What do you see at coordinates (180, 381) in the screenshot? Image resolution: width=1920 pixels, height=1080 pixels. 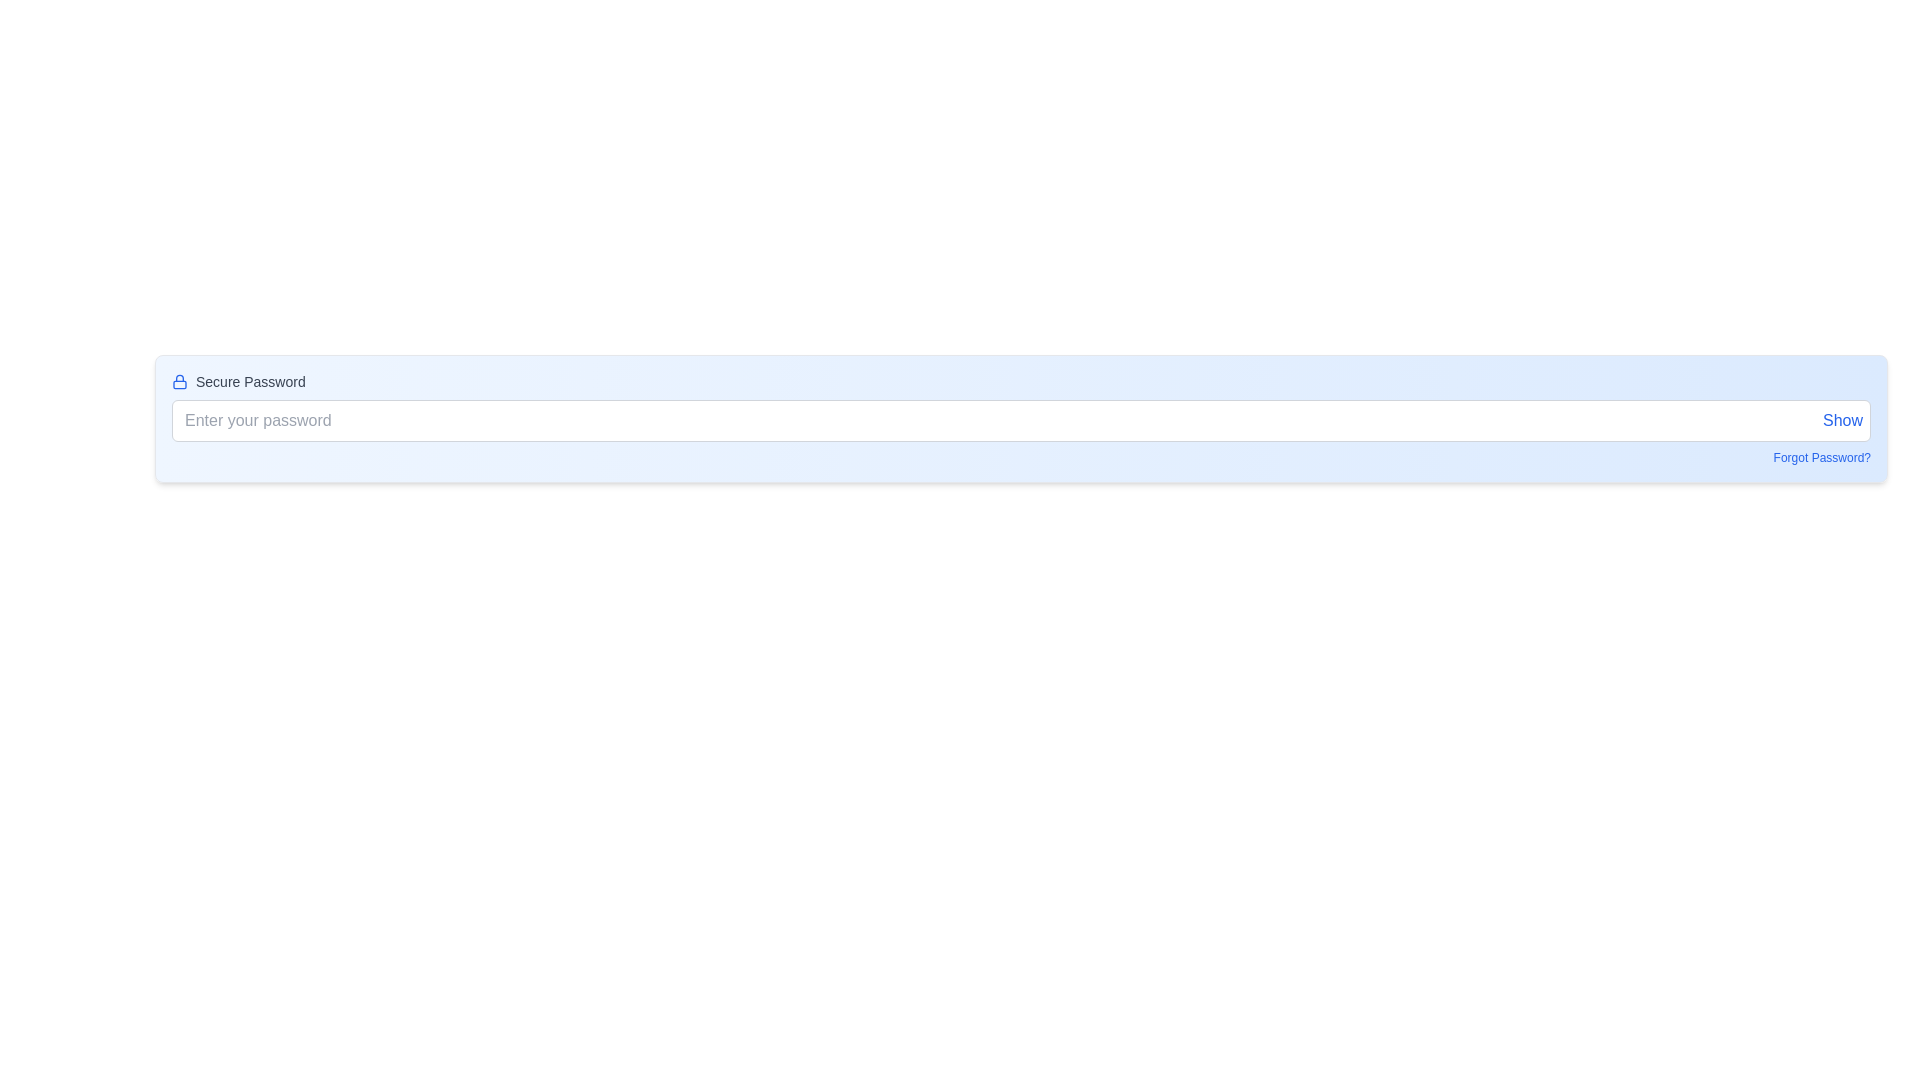 I see `the blue padlock icon located to the left of the 'Secure Password' text label` at bounding box center [180, 381].